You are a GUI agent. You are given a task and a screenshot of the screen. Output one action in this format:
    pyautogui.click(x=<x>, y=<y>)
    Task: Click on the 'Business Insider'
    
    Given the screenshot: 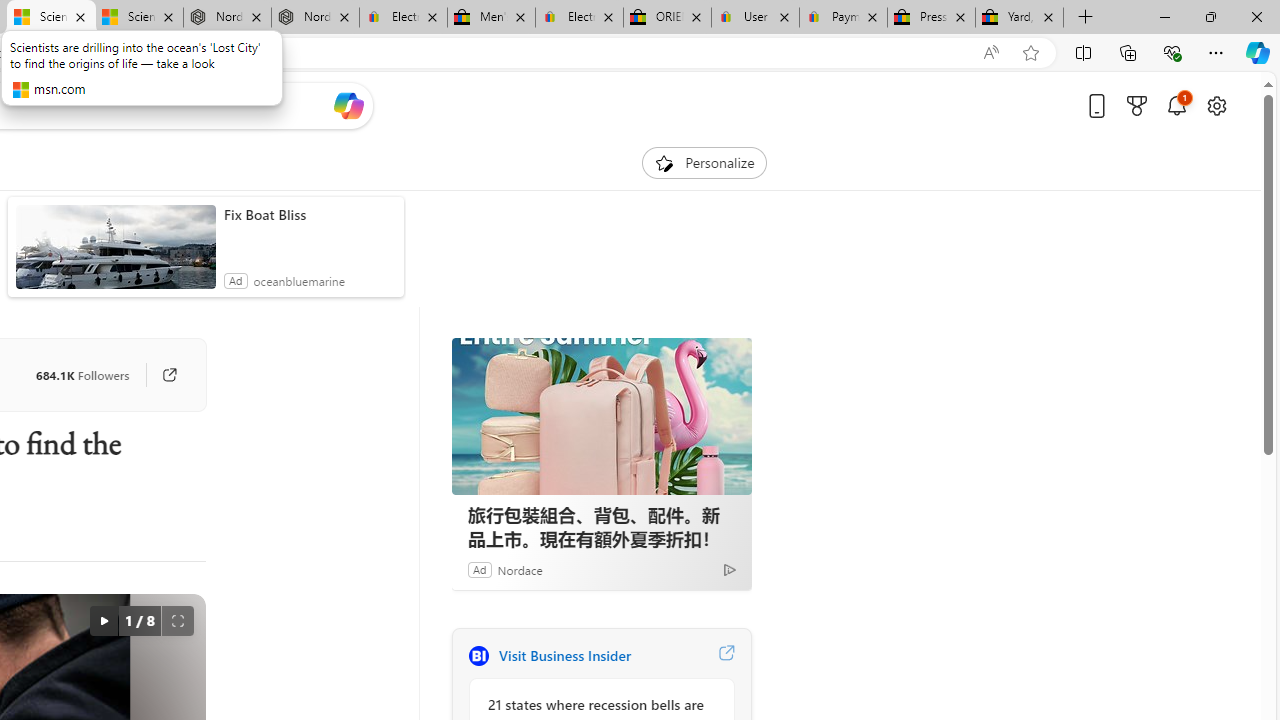 What is the action you would take?
    pyautogui.click(x=477, y=655)
    